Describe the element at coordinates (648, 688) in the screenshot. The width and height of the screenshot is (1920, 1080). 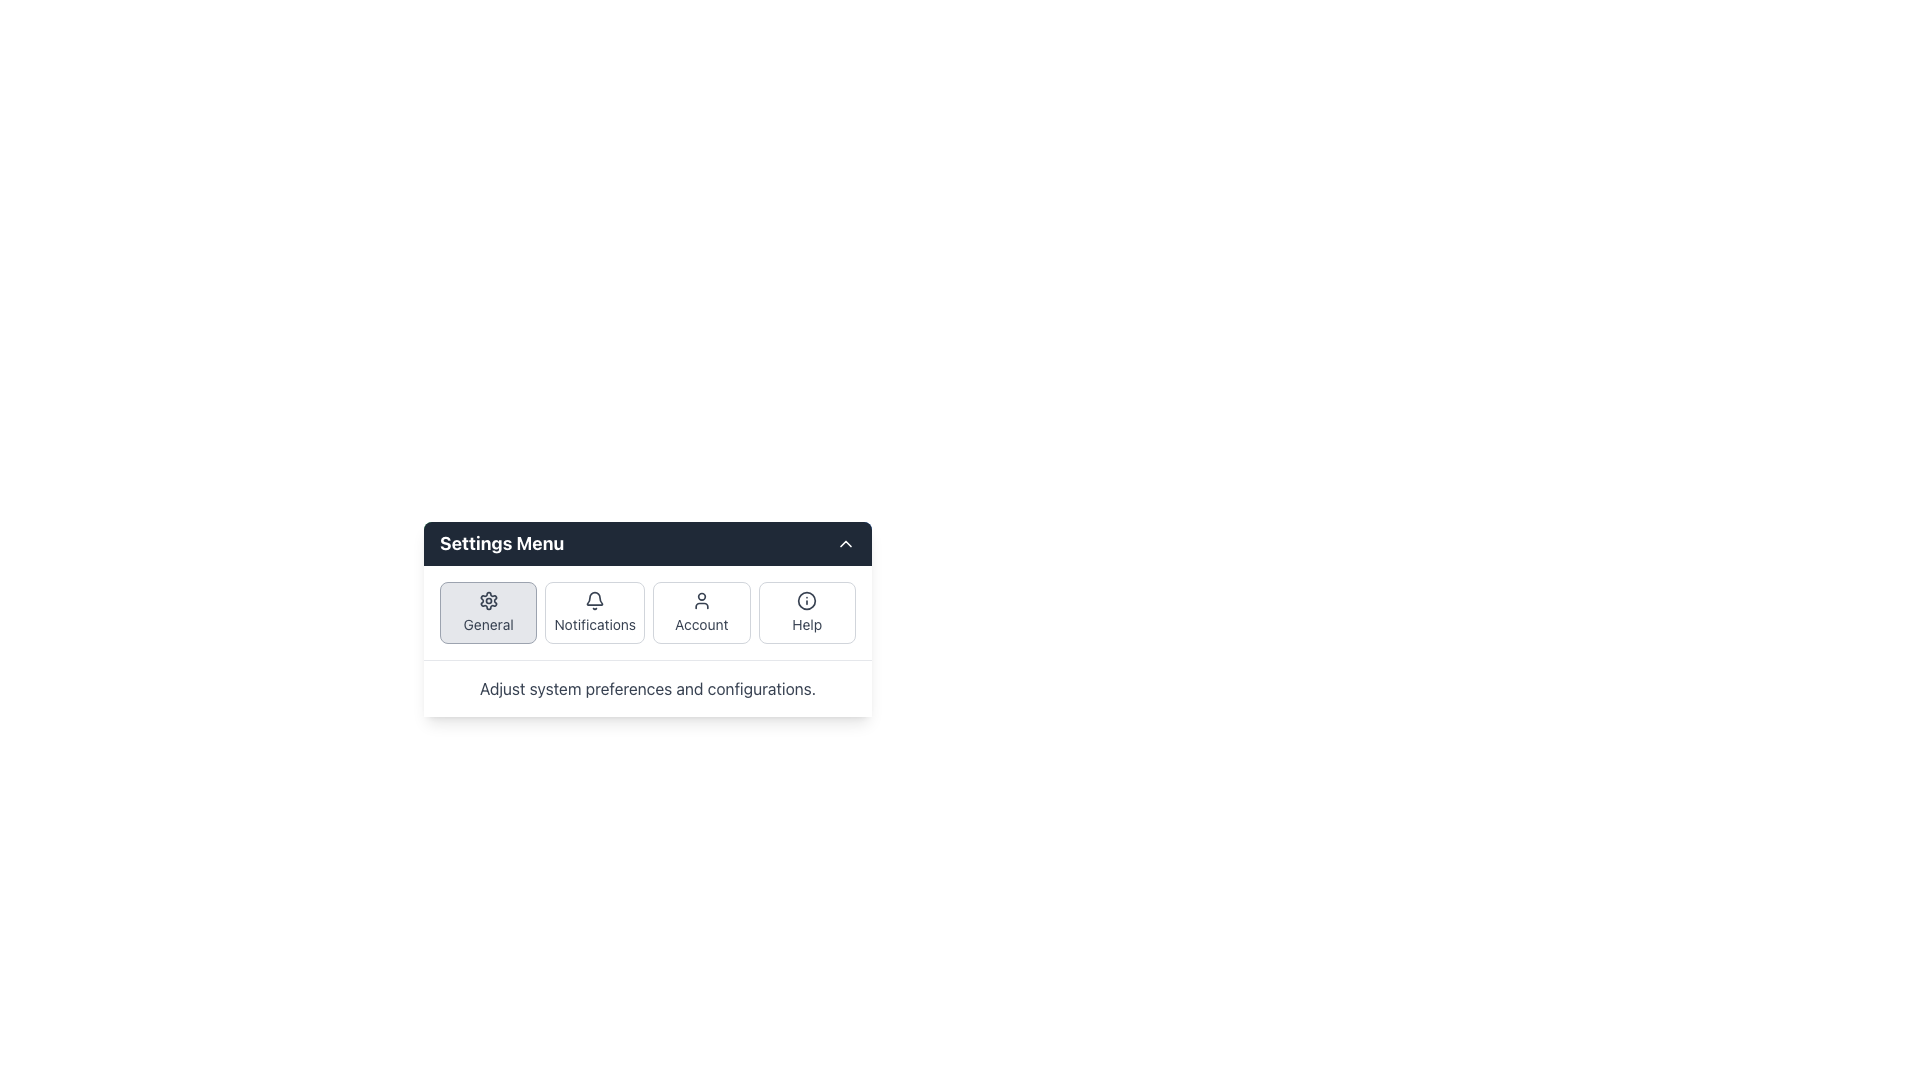
I see `the static text label that contains the description 'Adjust system preferences and configurations.' to emphasize it` at that location.